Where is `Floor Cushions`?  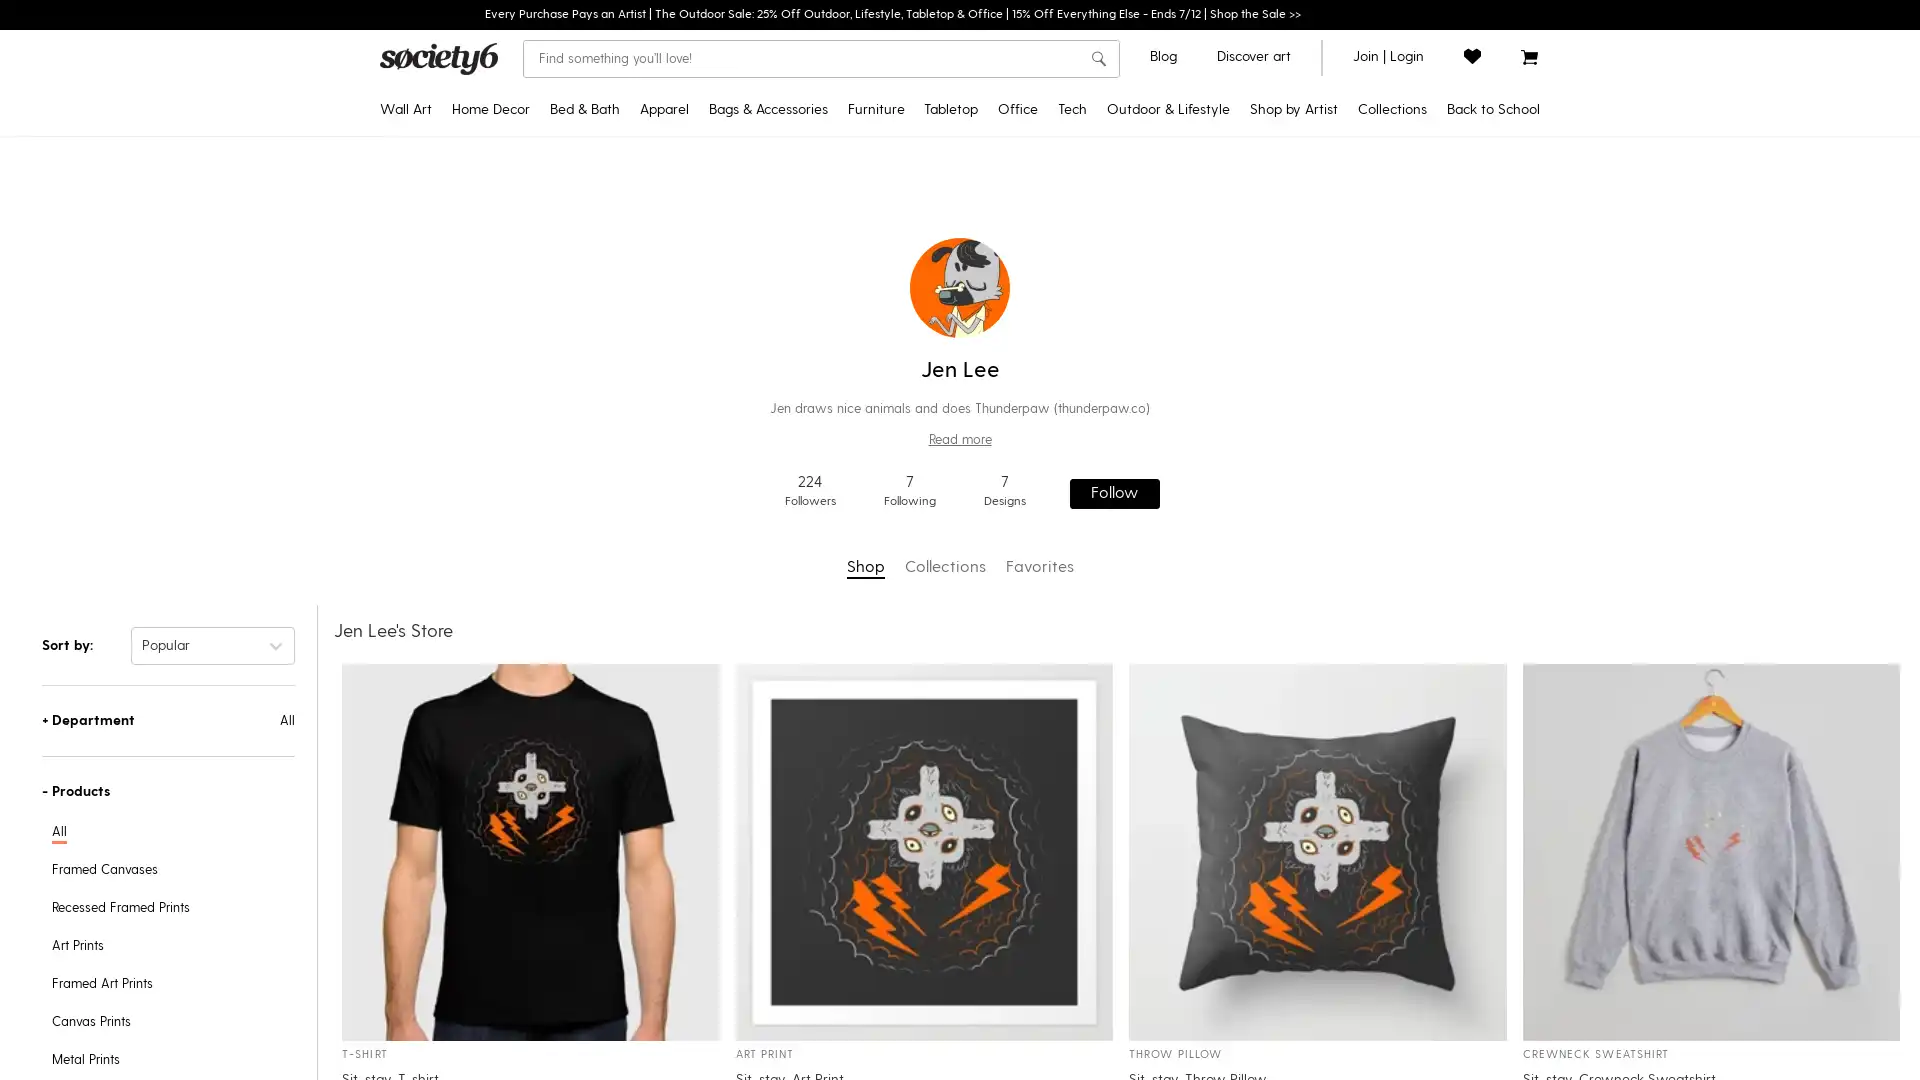 Floor Cushions is located at coordinates (1196, 579).